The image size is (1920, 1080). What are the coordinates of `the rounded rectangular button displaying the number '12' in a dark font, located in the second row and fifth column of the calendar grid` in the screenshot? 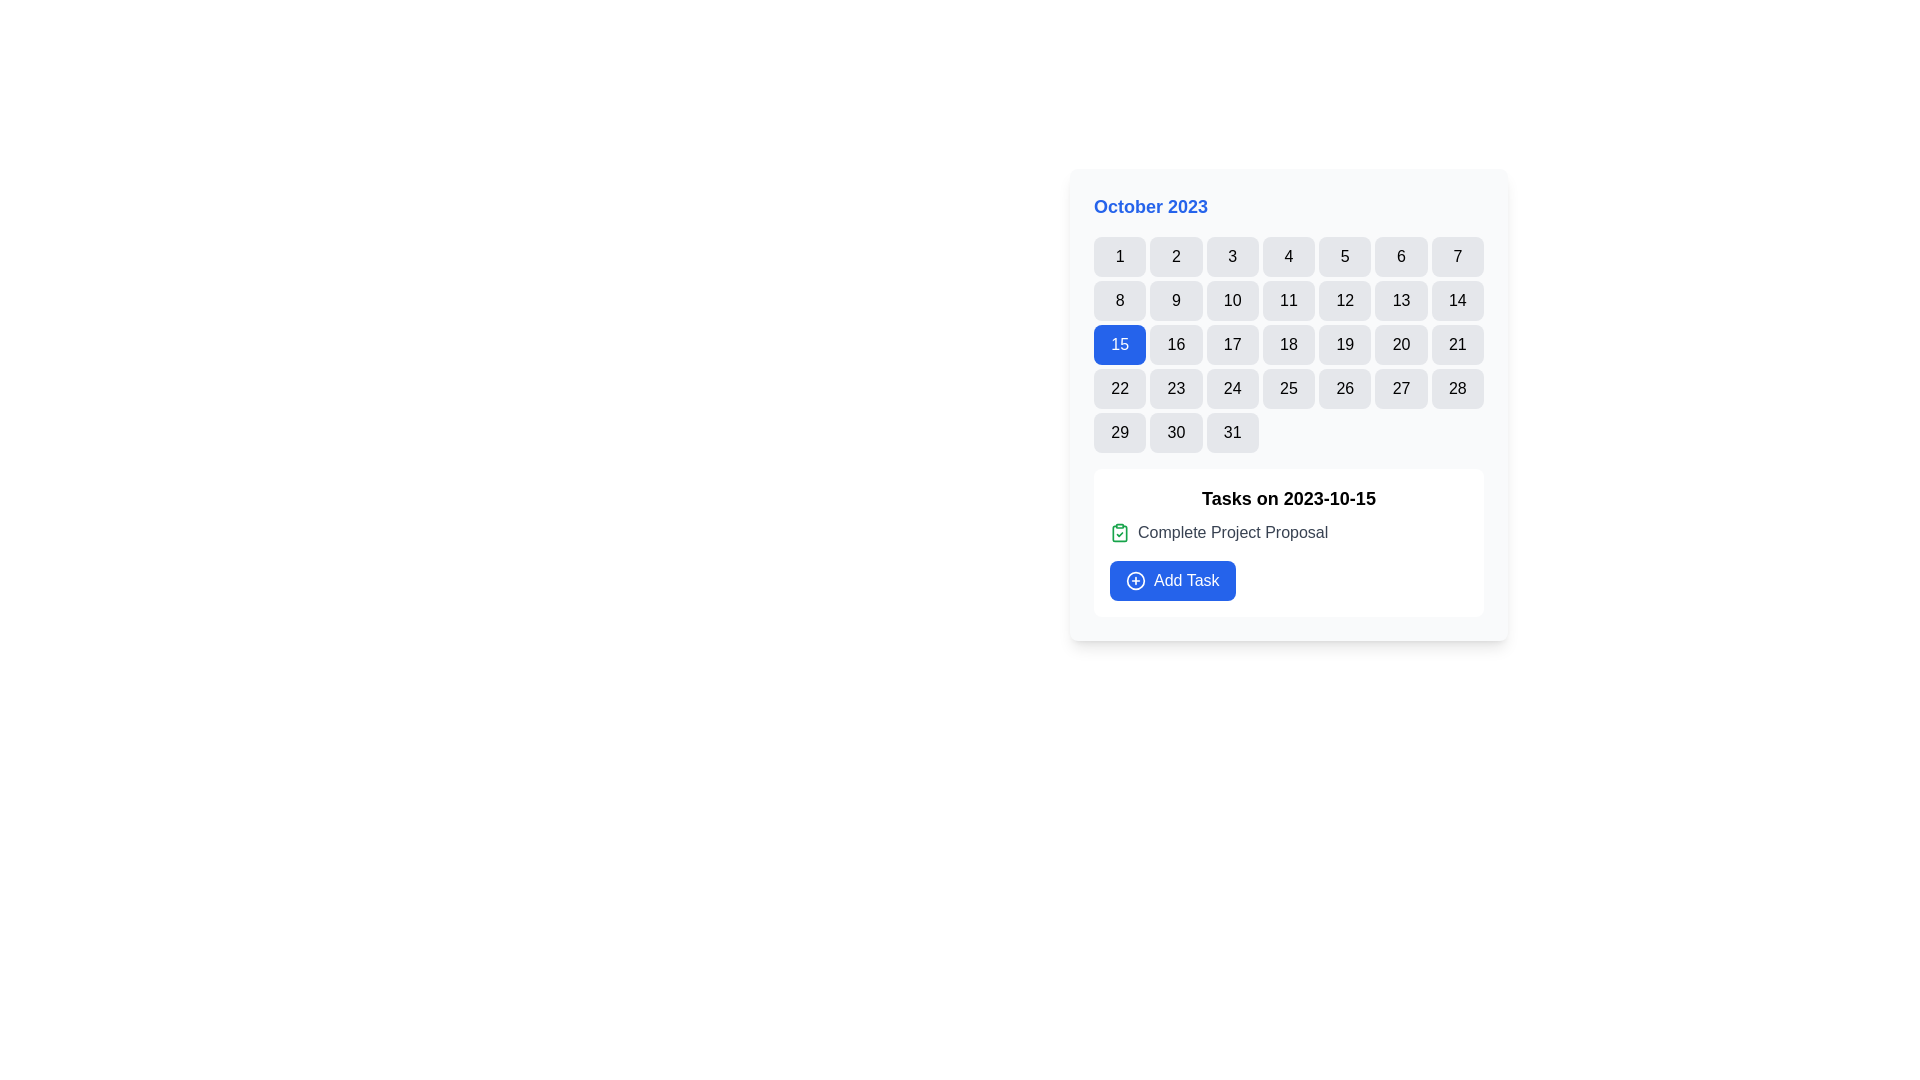 It's located at (1345, 300).